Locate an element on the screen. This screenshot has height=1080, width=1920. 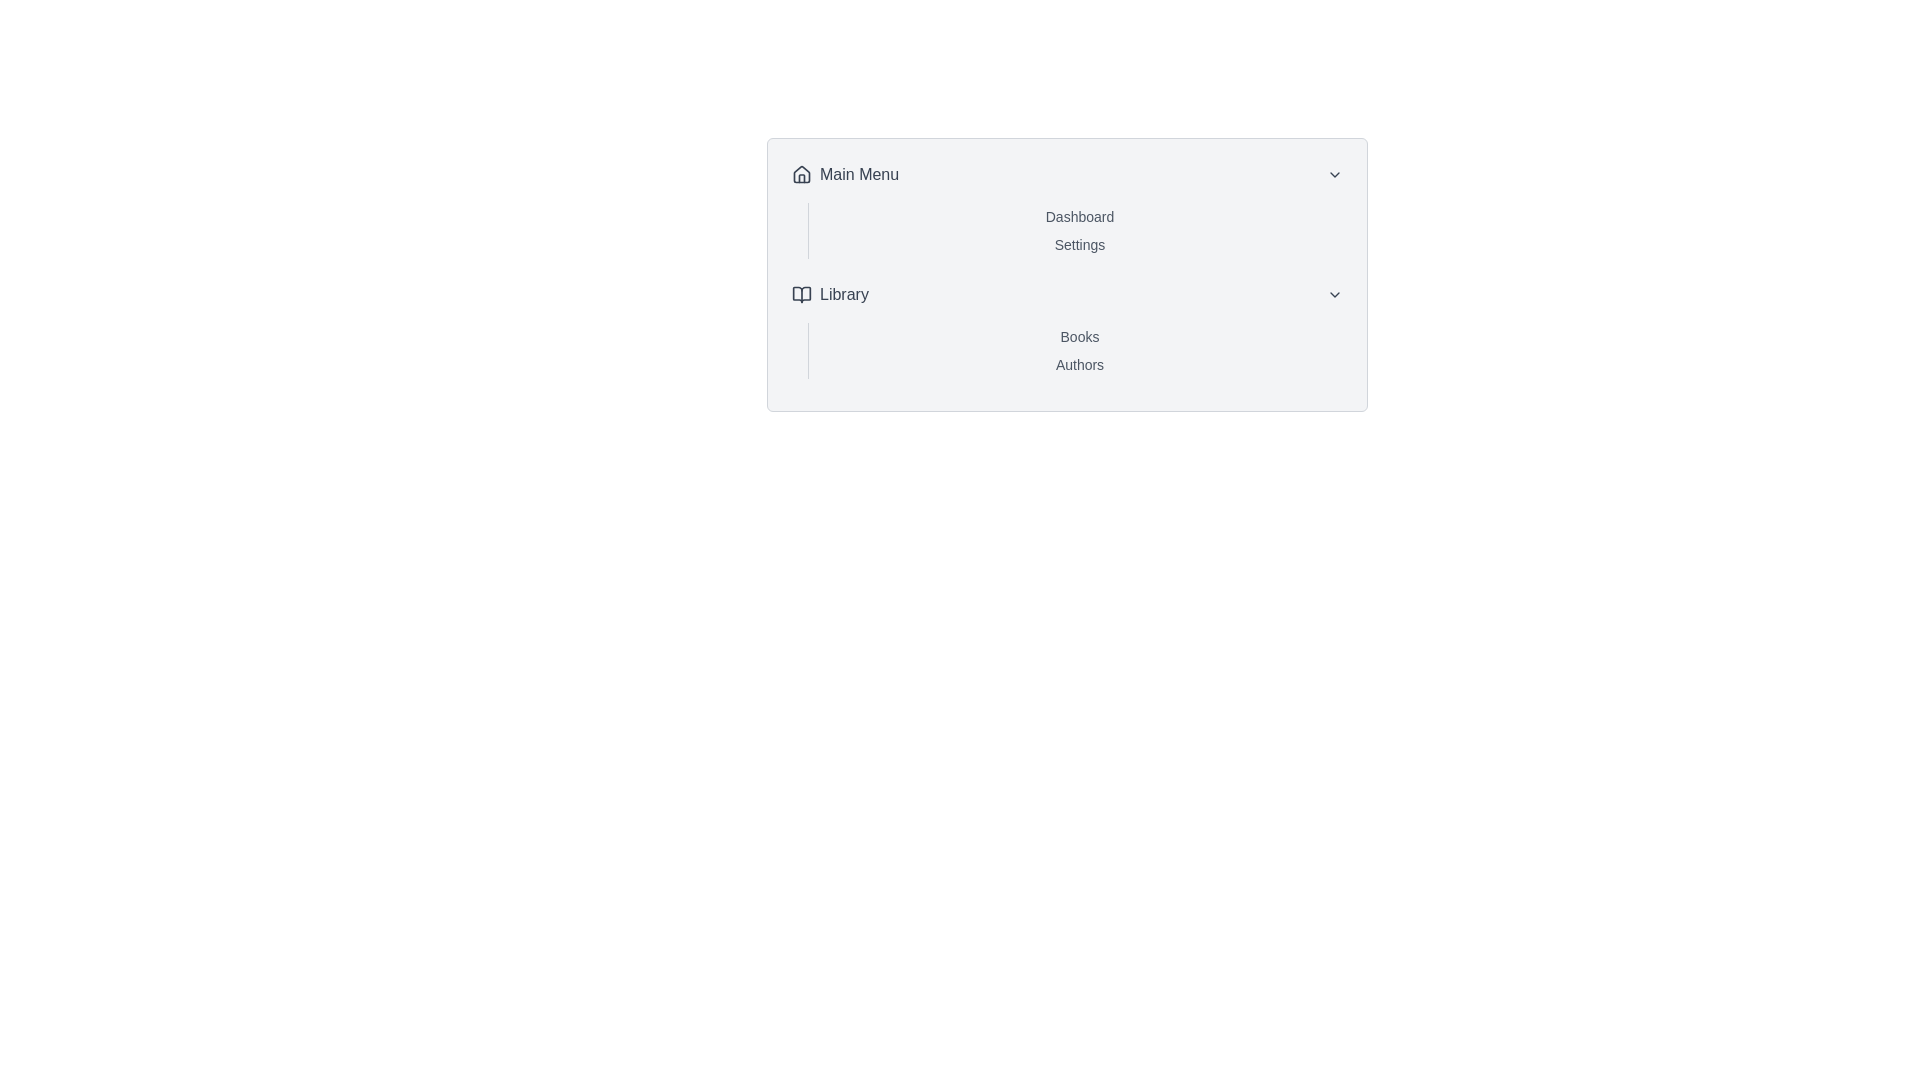
the 'Settings' hyperlink in the menu section, which is styled in gray and located below the 'Dashboard' entry is located at coordinates (1079, 244).